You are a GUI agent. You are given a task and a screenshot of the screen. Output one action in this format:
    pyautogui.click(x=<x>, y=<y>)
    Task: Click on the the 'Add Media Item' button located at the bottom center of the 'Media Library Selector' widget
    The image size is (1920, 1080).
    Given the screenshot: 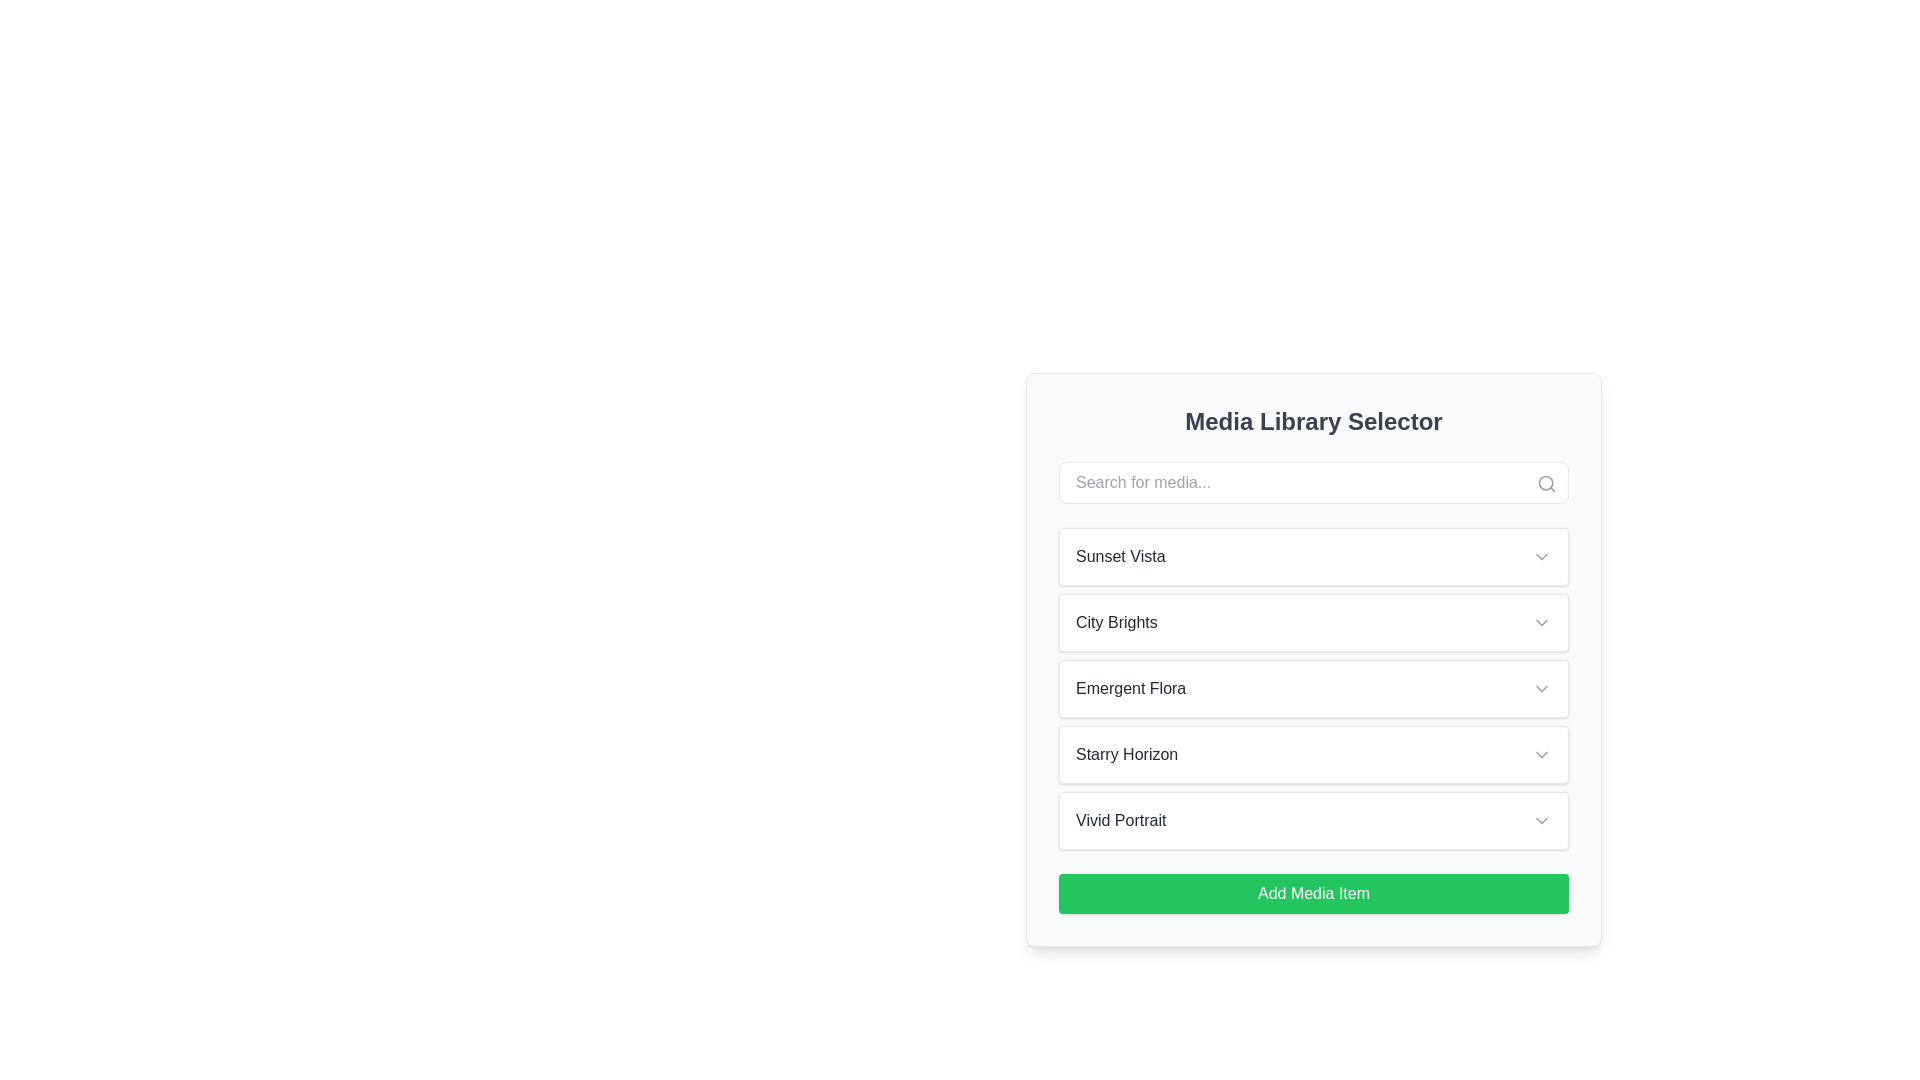 What is the action you would take?
    pyautogui.click(x=1314, y=893)
    